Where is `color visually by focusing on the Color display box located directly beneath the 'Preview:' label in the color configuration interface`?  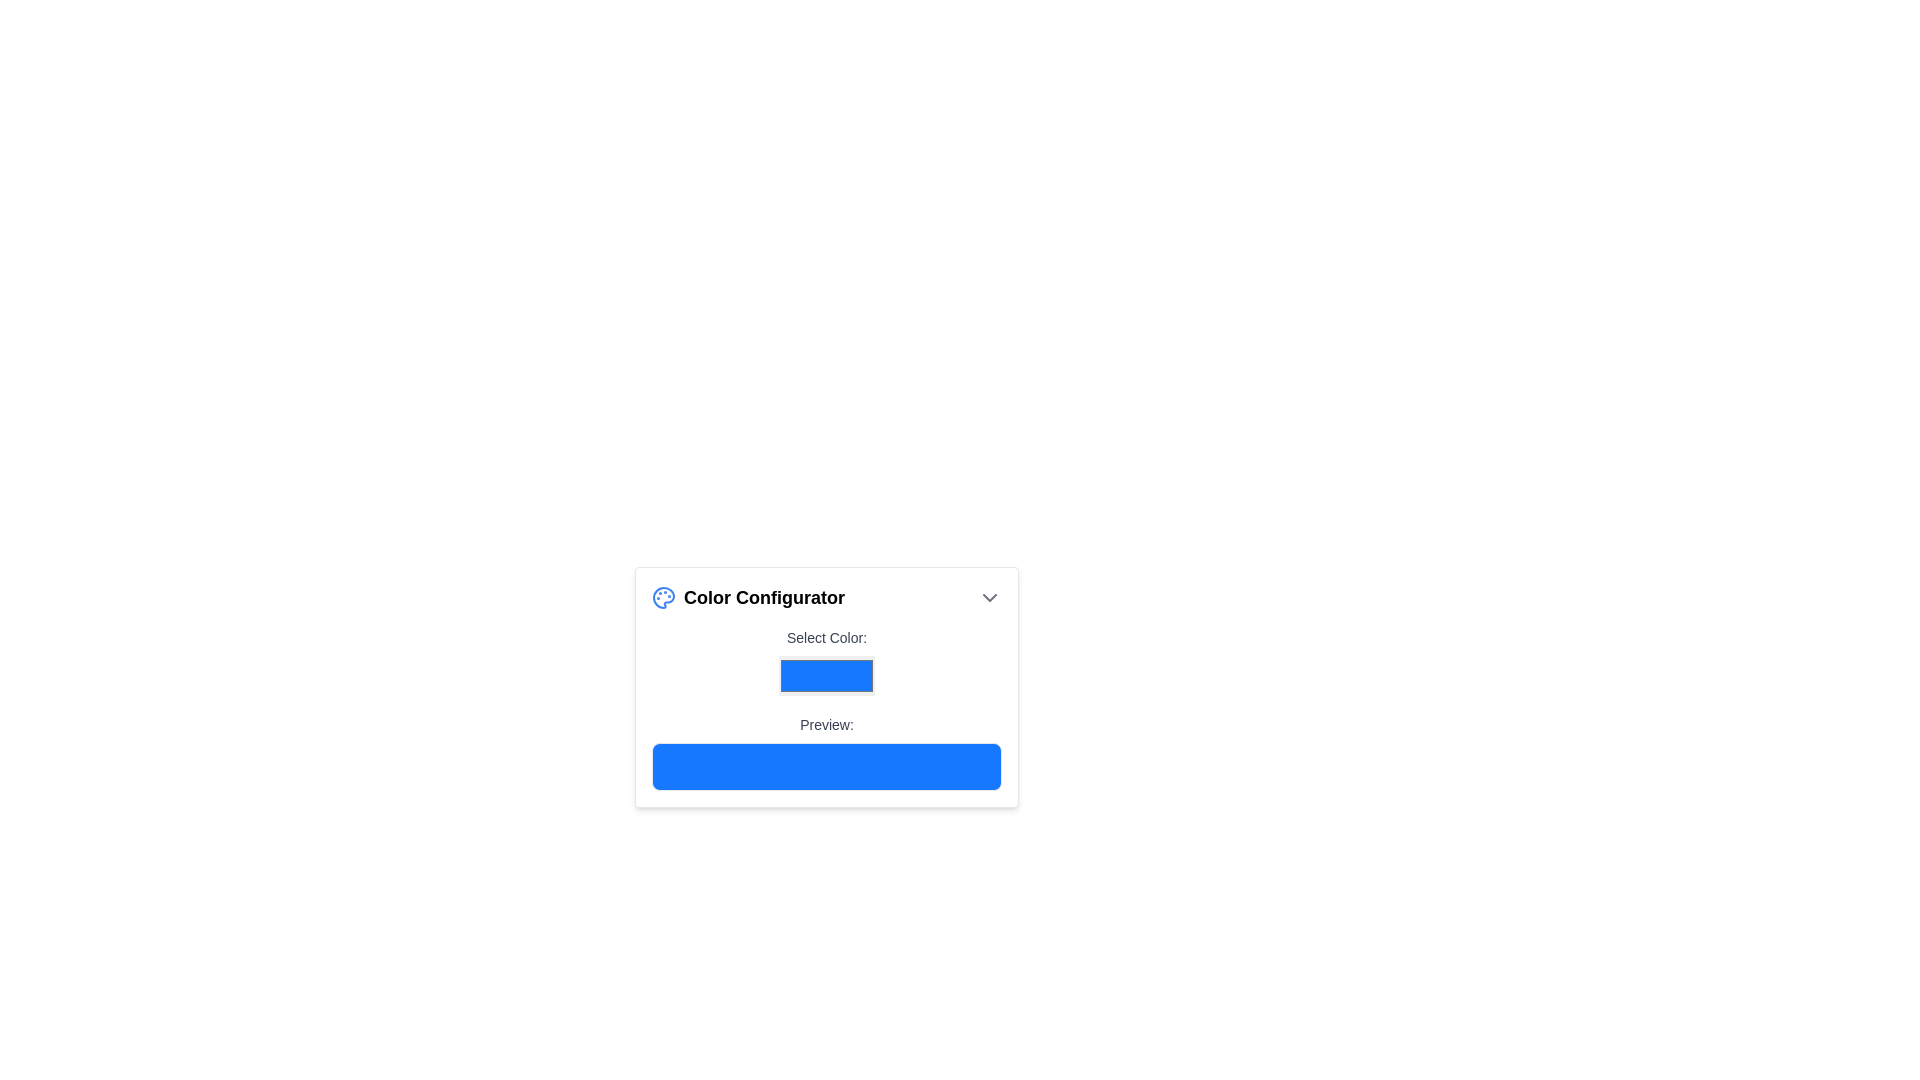 color visually by focusing on the Color display box located directly beneath the 'Preview:' label in the color configuration interface is located at coordinates (826, 766).